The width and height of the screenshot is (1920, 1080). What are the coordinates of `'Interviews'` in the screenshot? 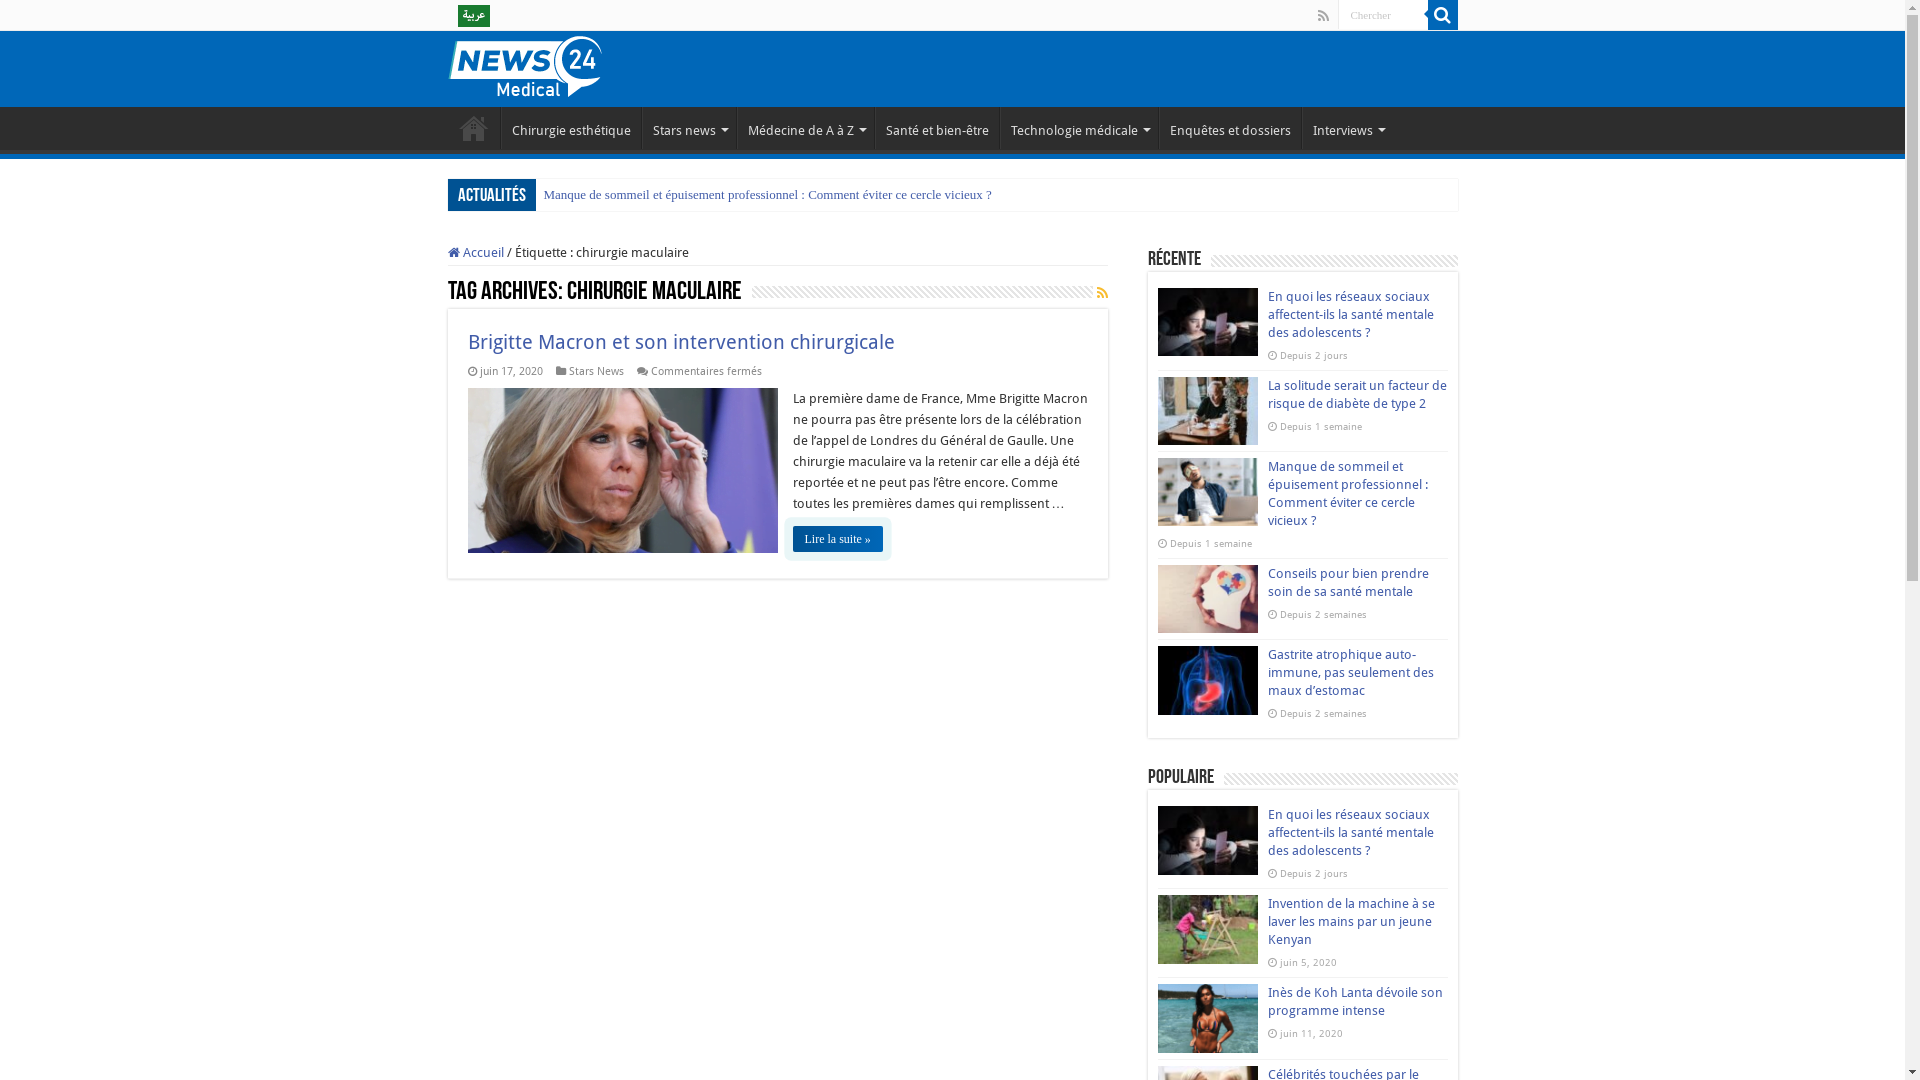 It's located at (1301, 127).